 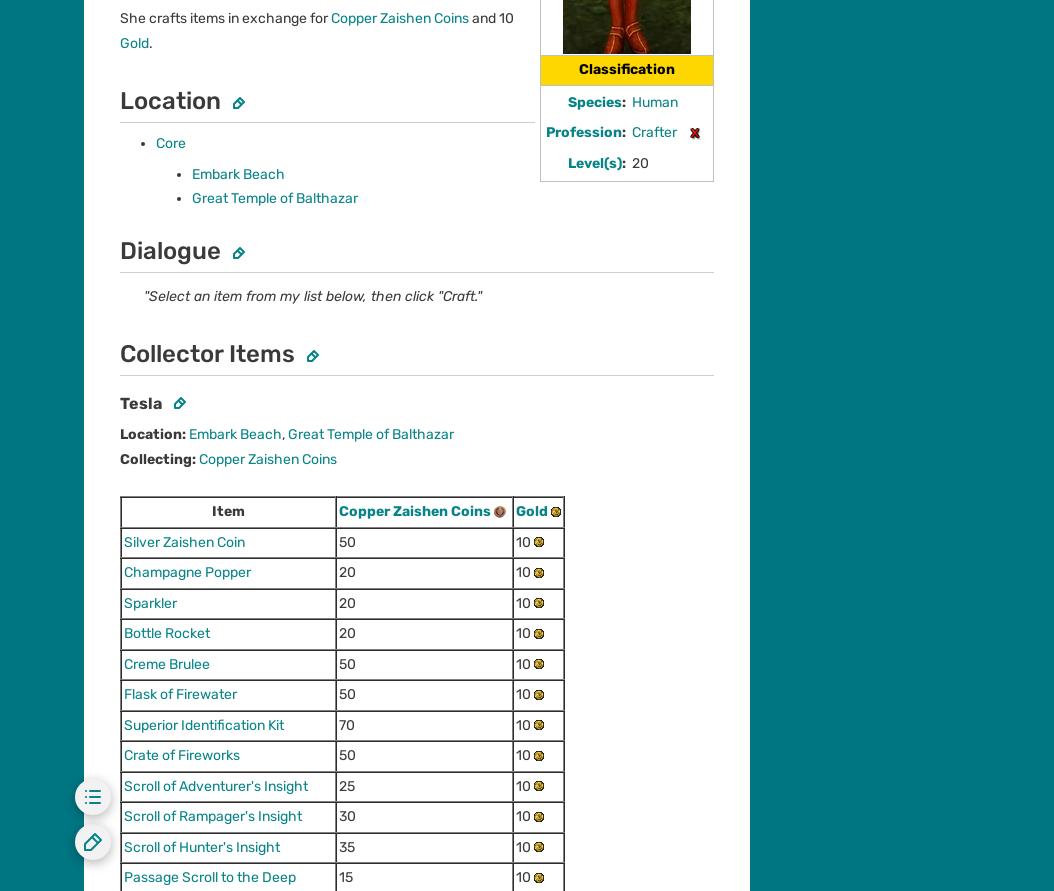 I want to click on 'Careers', so click(x=108, y=446).